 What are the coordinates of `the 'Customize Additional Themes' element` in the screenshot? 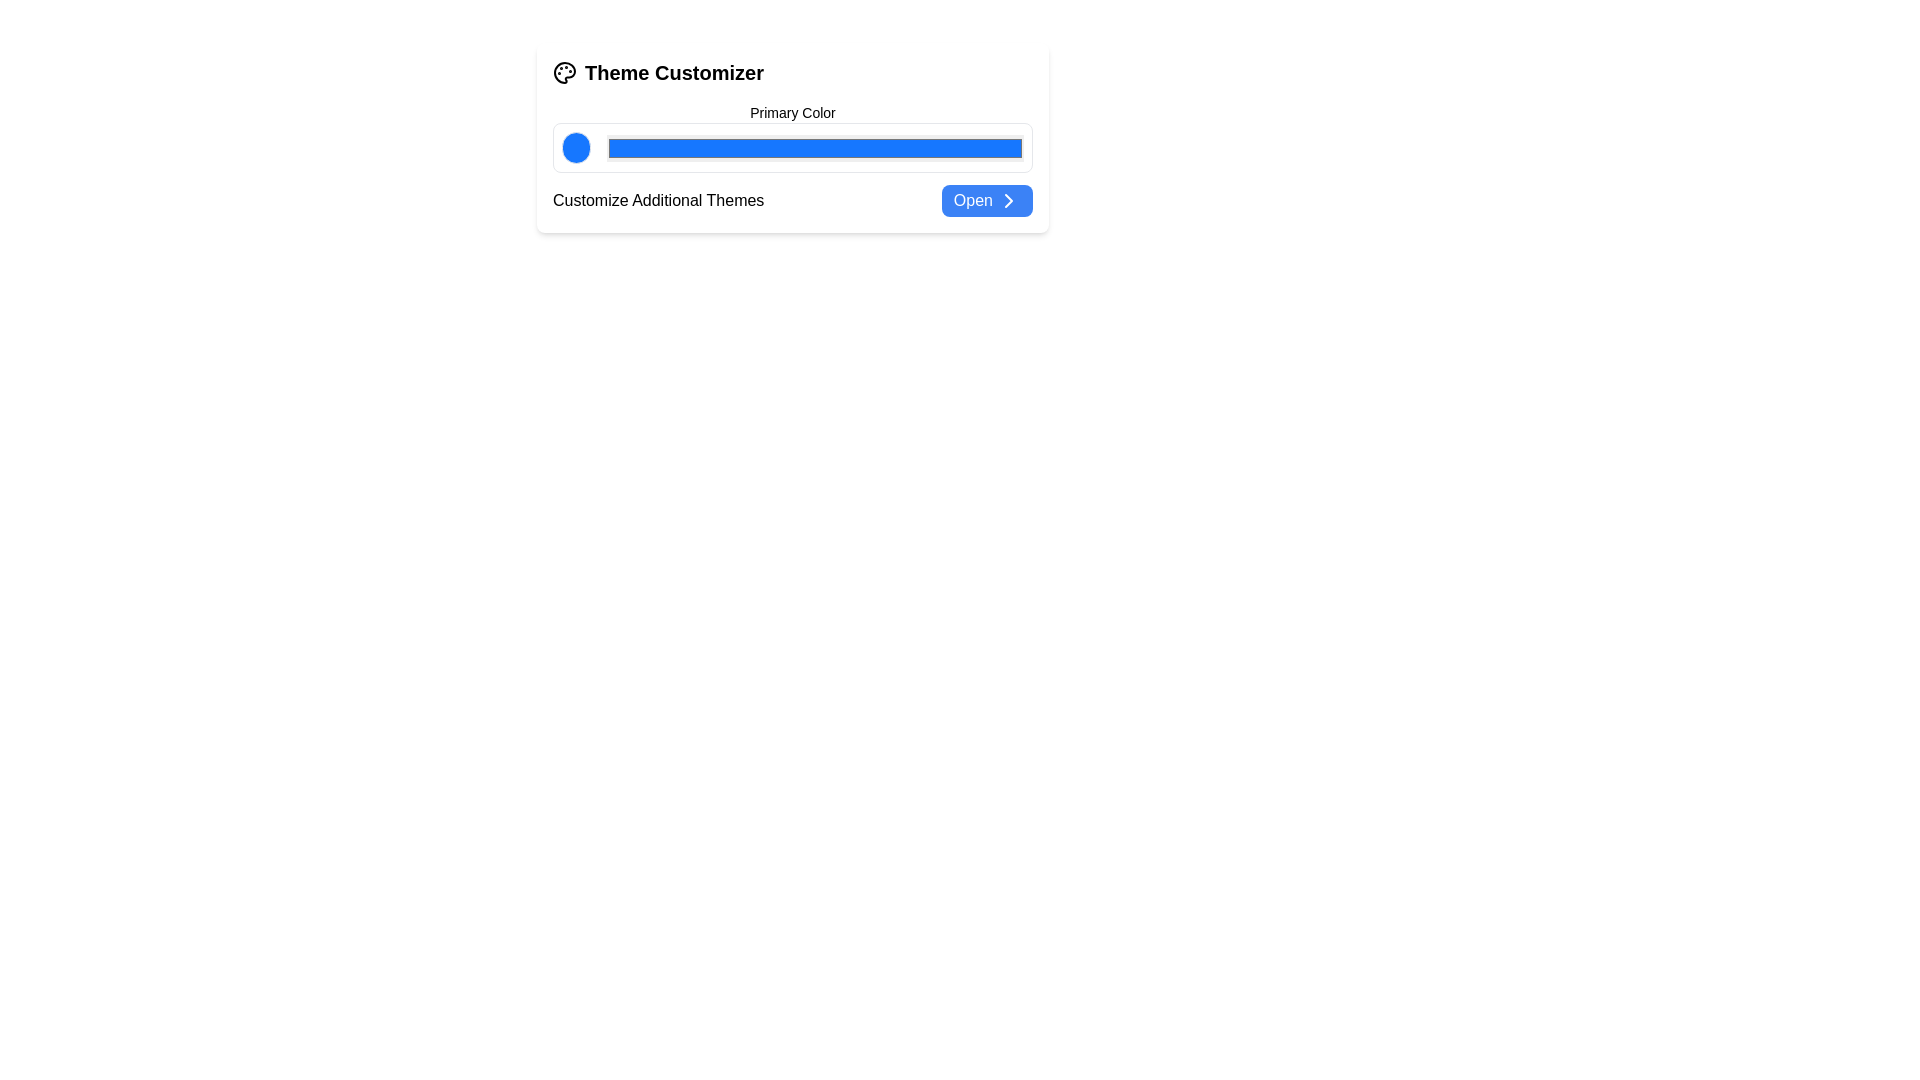 It's located at (791, 200).